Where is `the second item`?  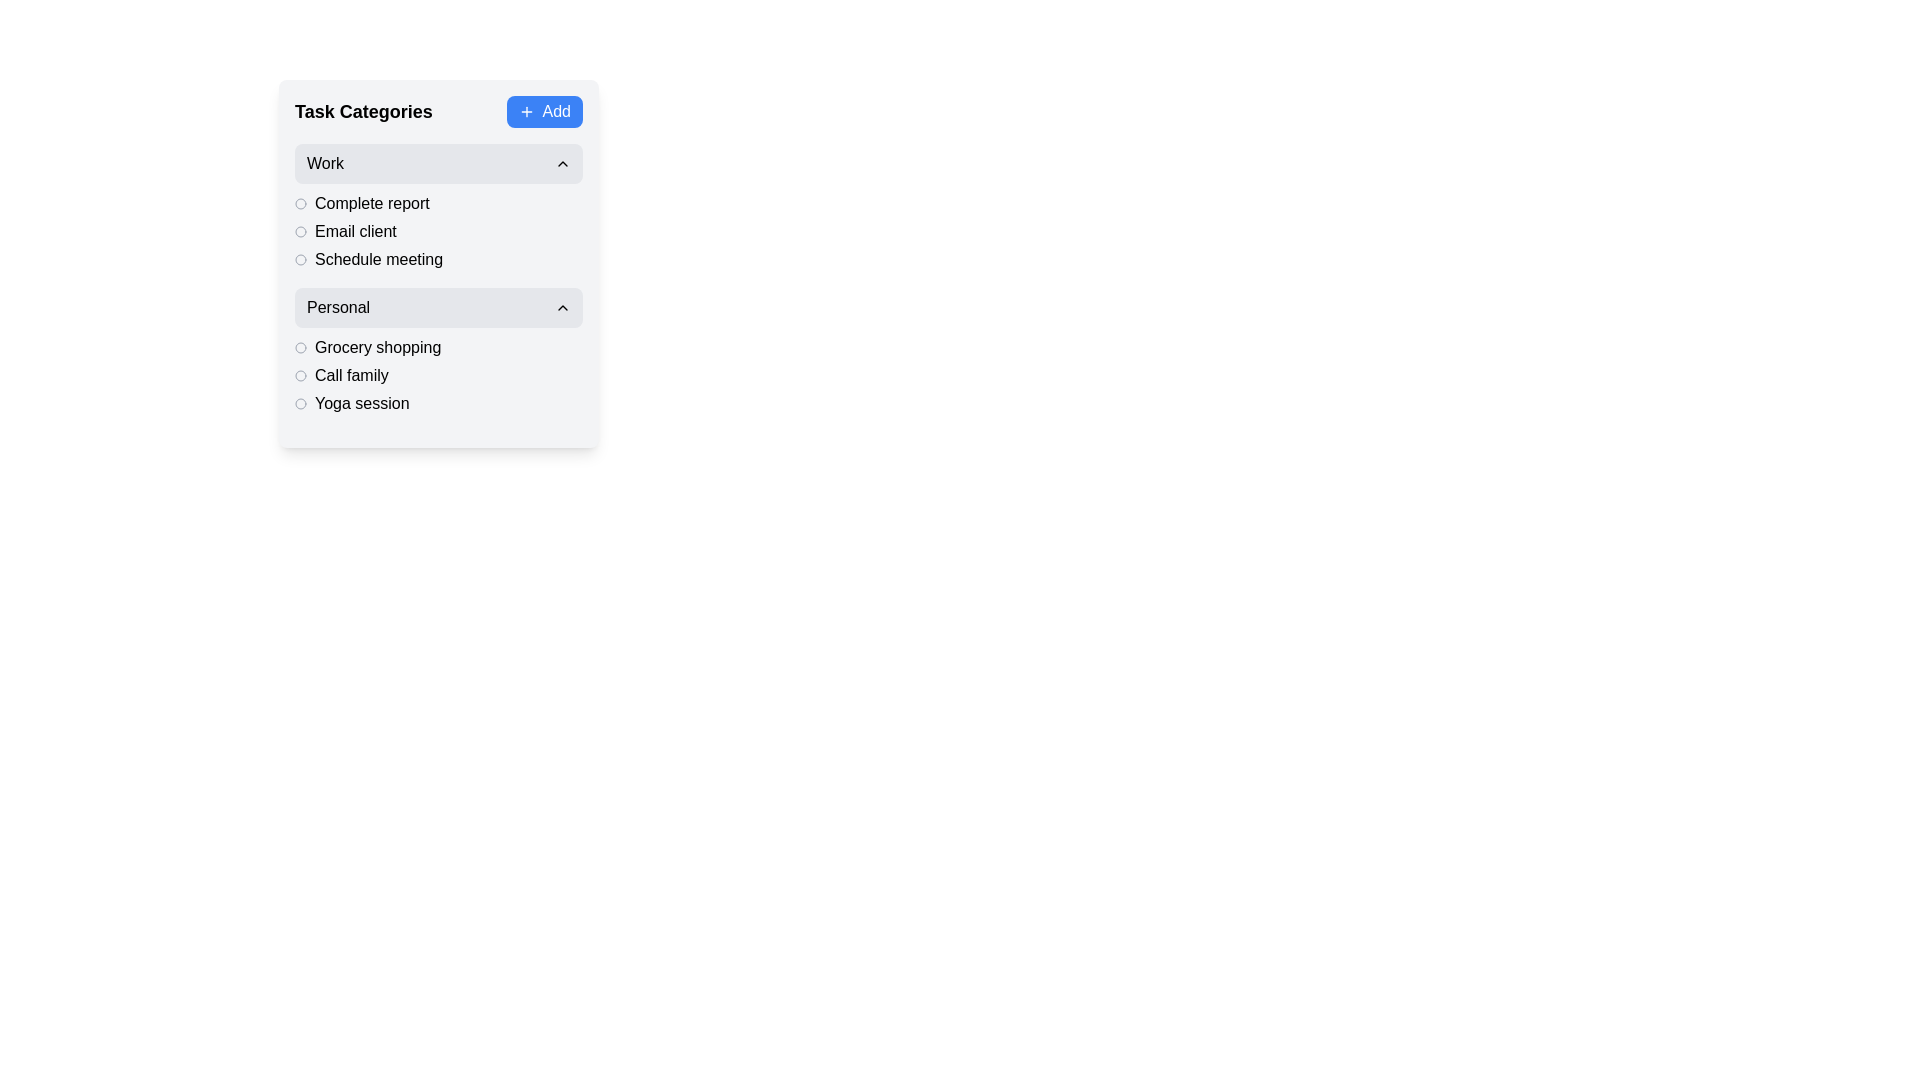 the second item is located at coordinates (437, 375).